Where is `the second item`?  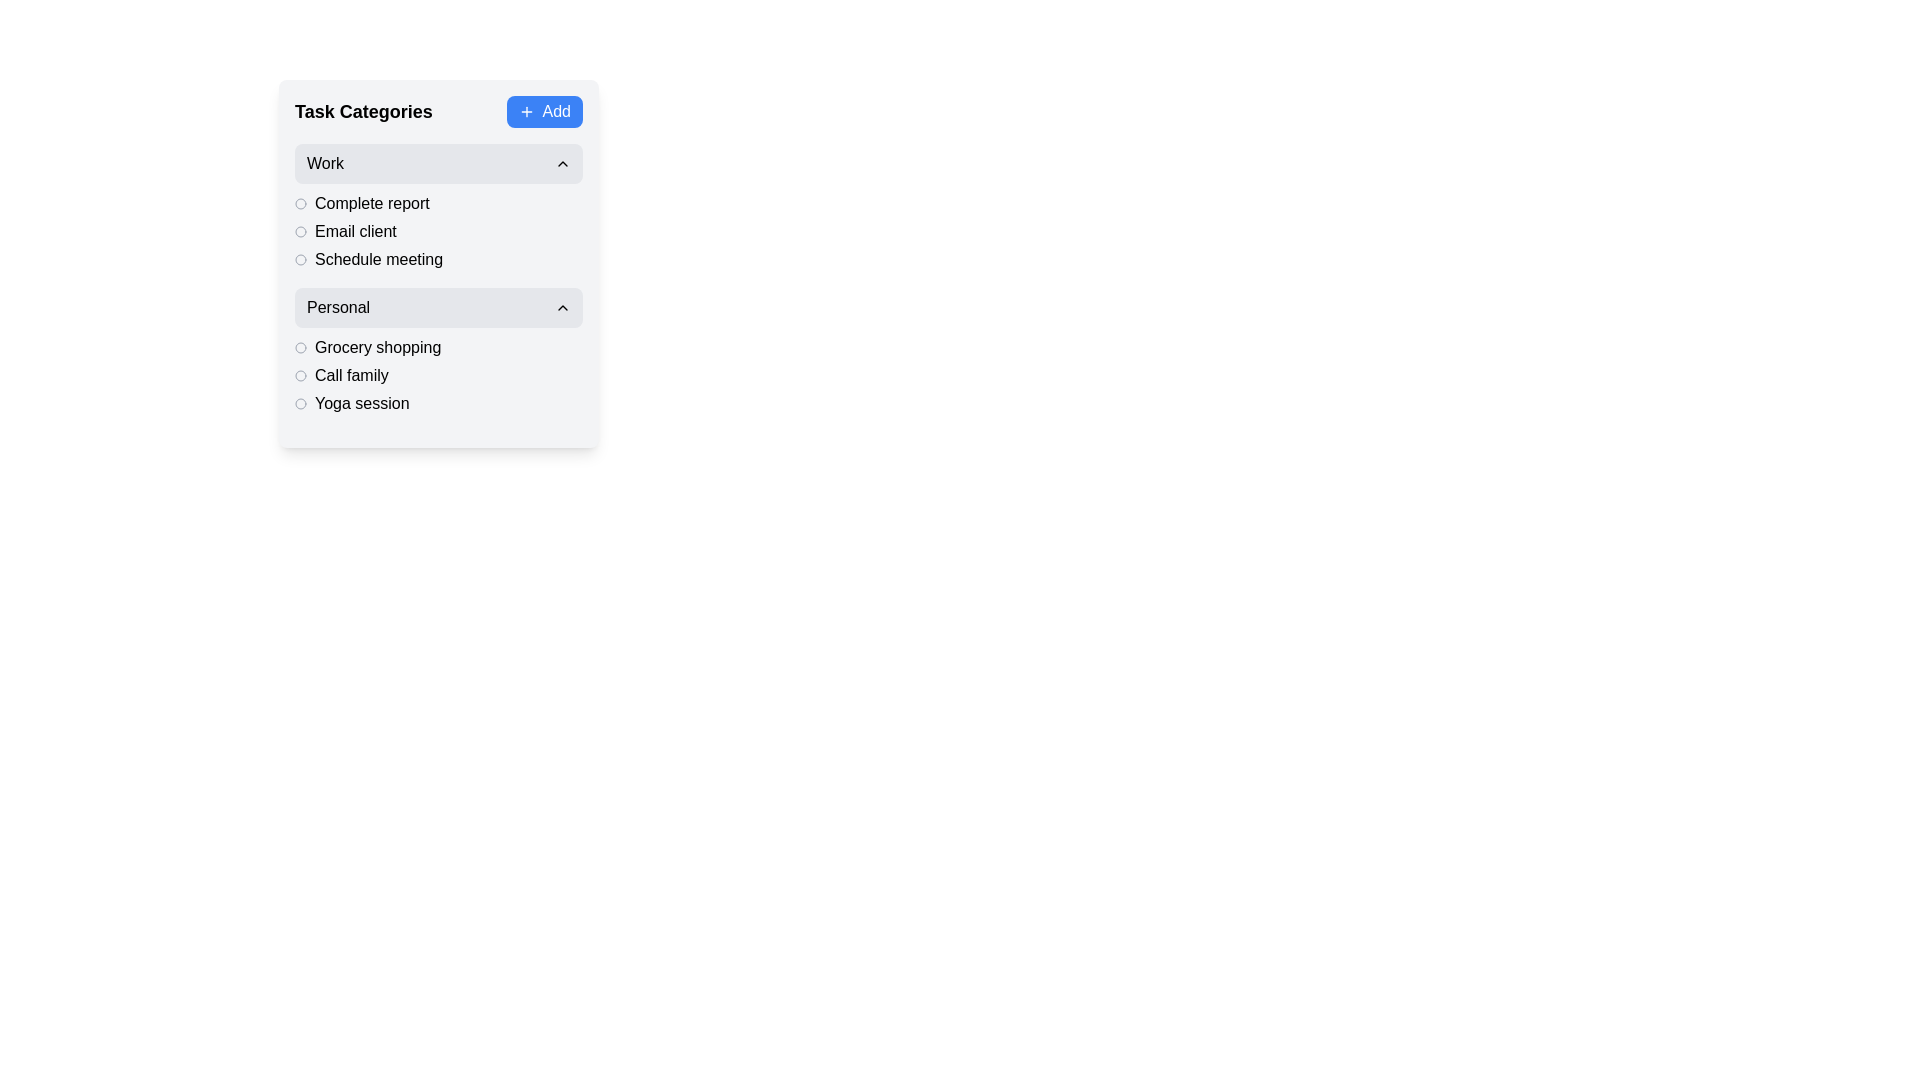 the second item is located at coordinates (437, 375).